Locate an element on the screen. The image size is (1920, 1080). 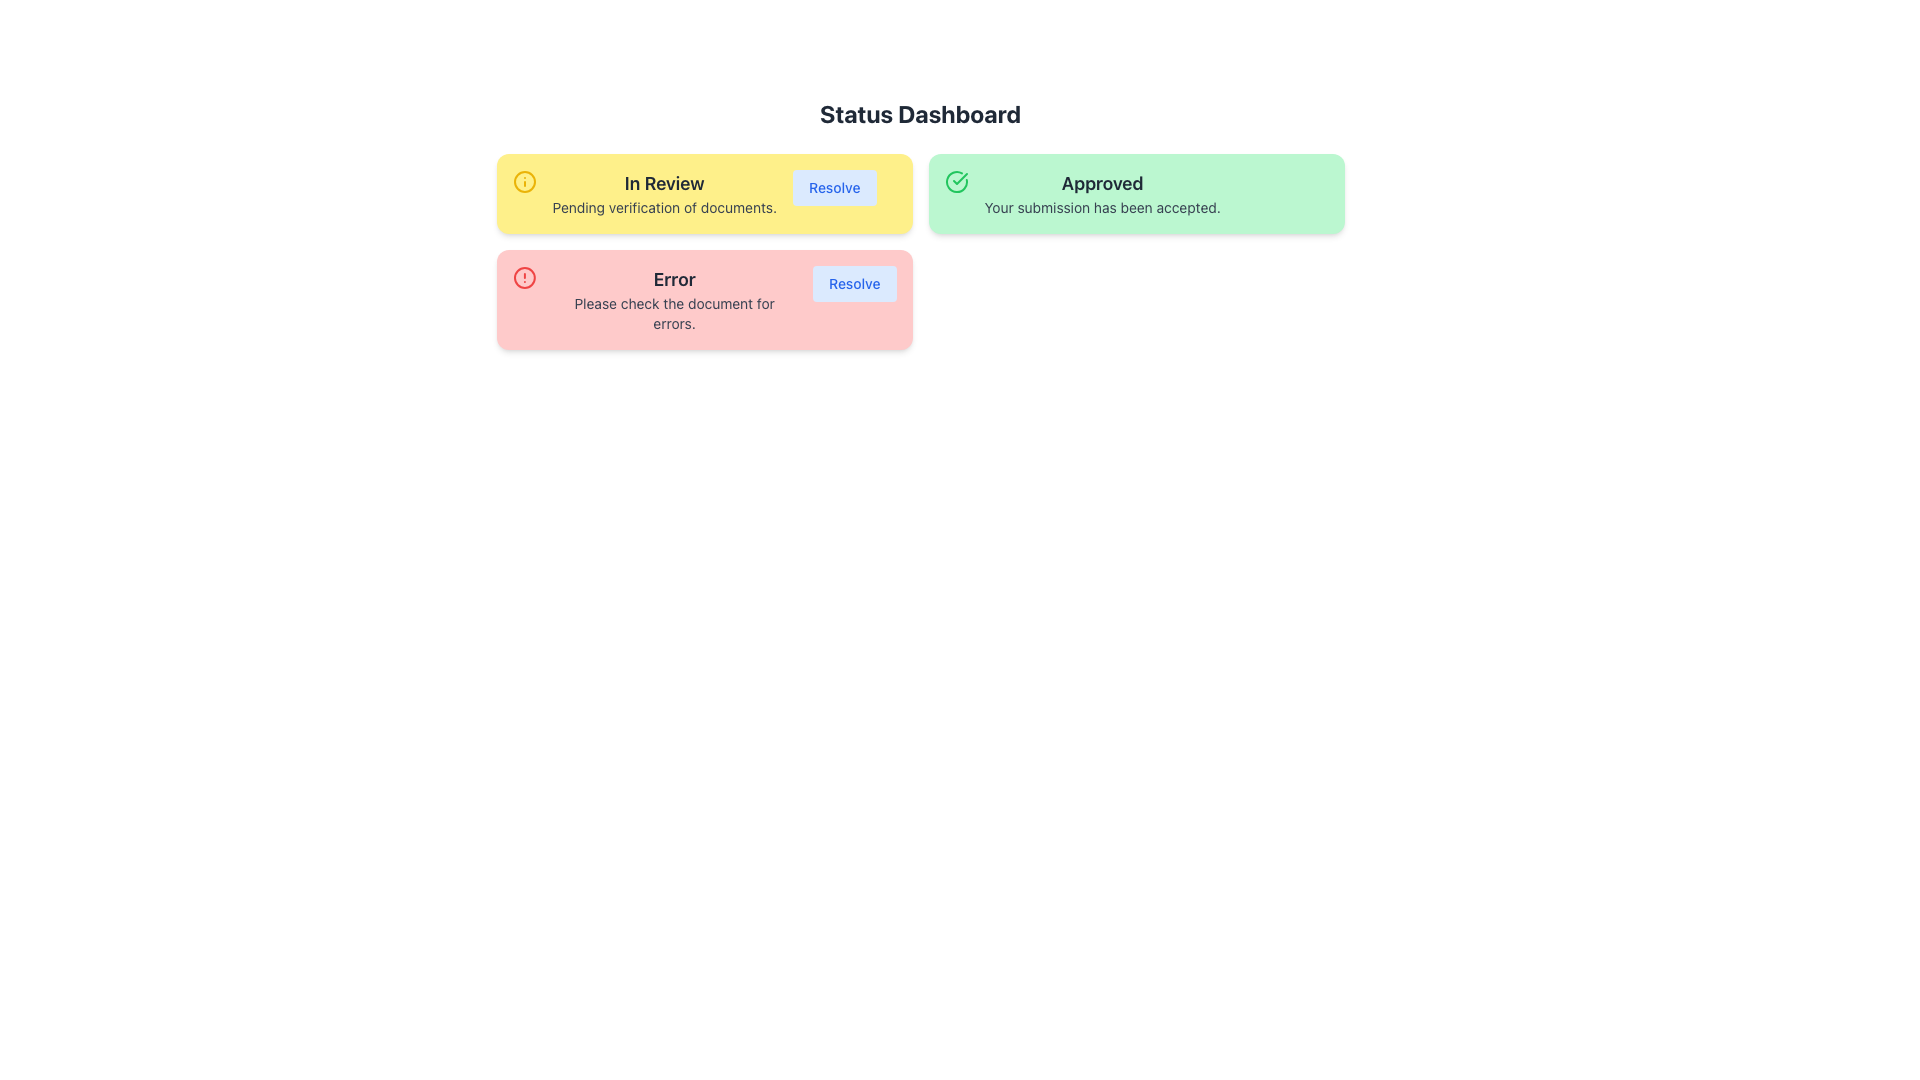
the static text indicating the status of a process currently under review, located in the top left portion of the interface adjacent to the 'Approved' card is located at coordinates (664, 184).